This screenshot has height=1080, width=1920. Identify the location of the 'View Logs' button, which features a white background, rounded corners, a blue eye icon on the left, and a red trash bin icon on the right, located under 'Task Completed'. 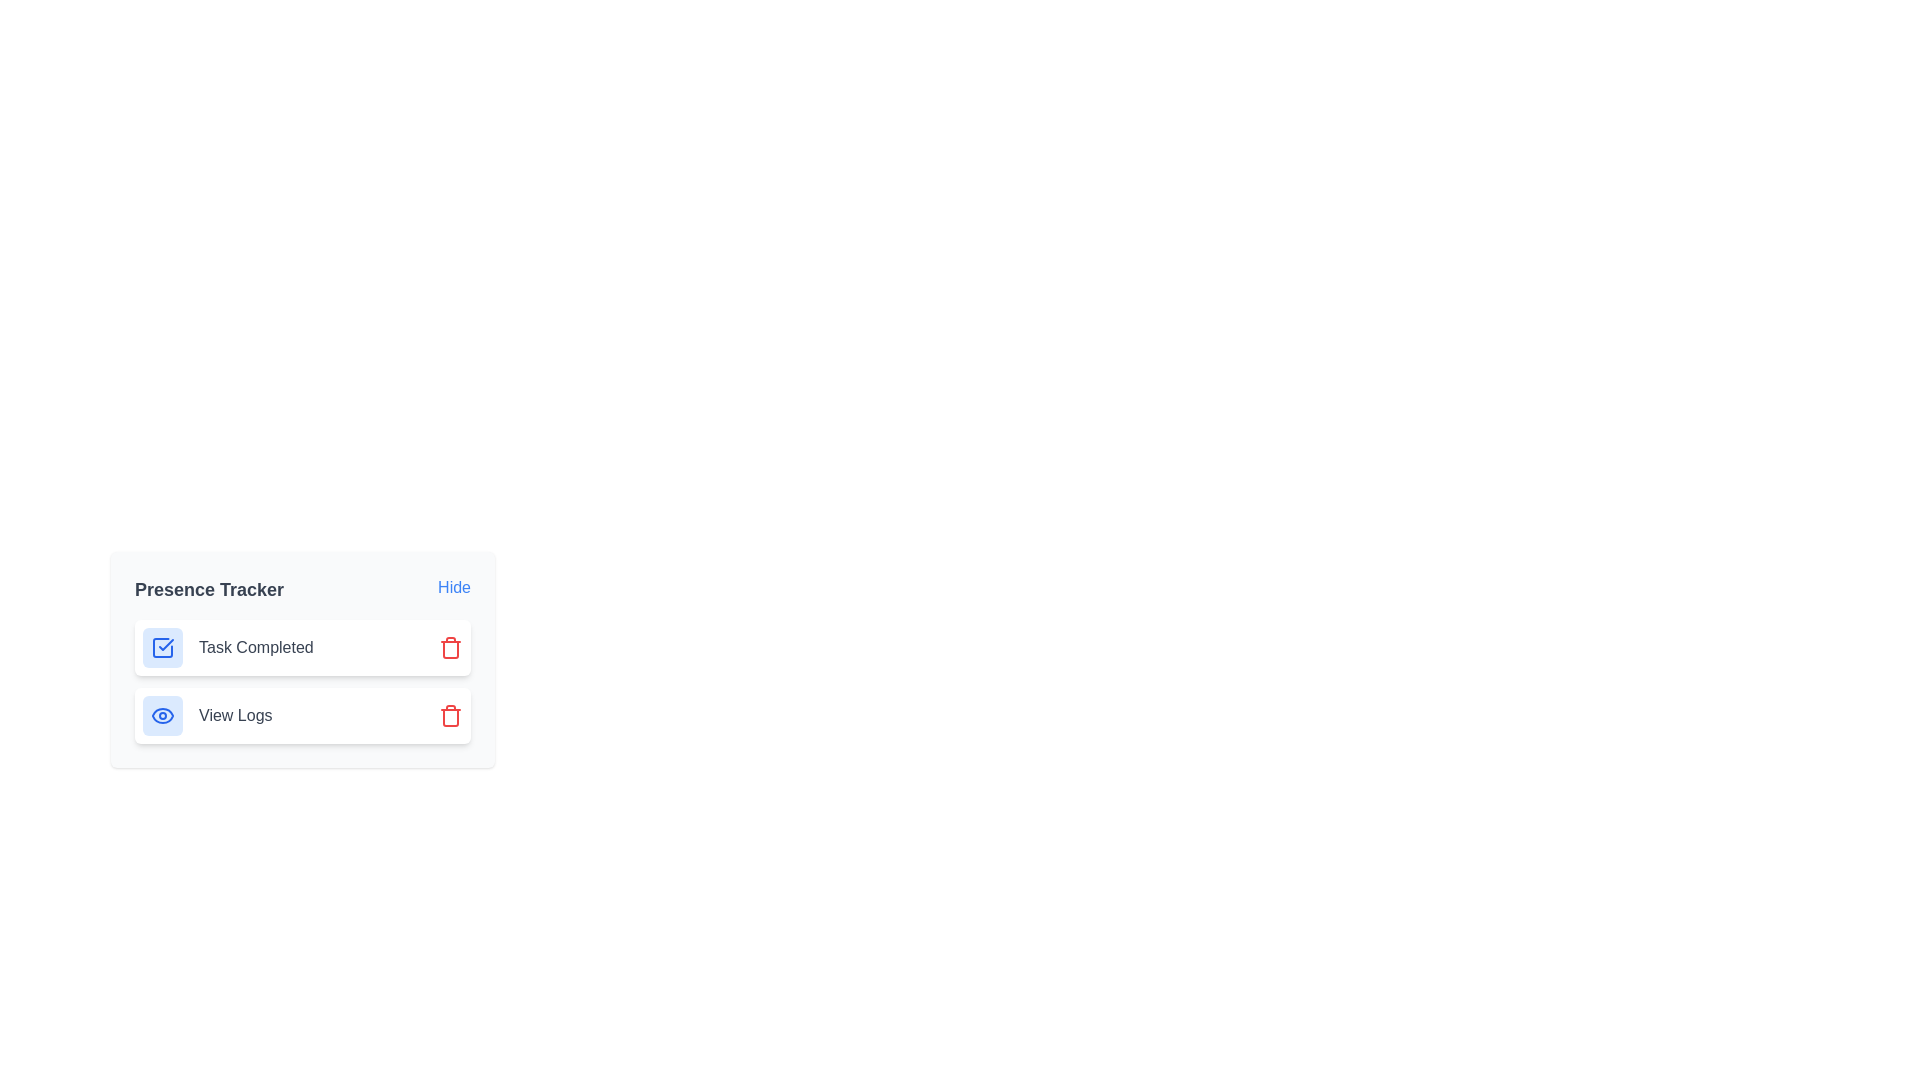
(301, 715).